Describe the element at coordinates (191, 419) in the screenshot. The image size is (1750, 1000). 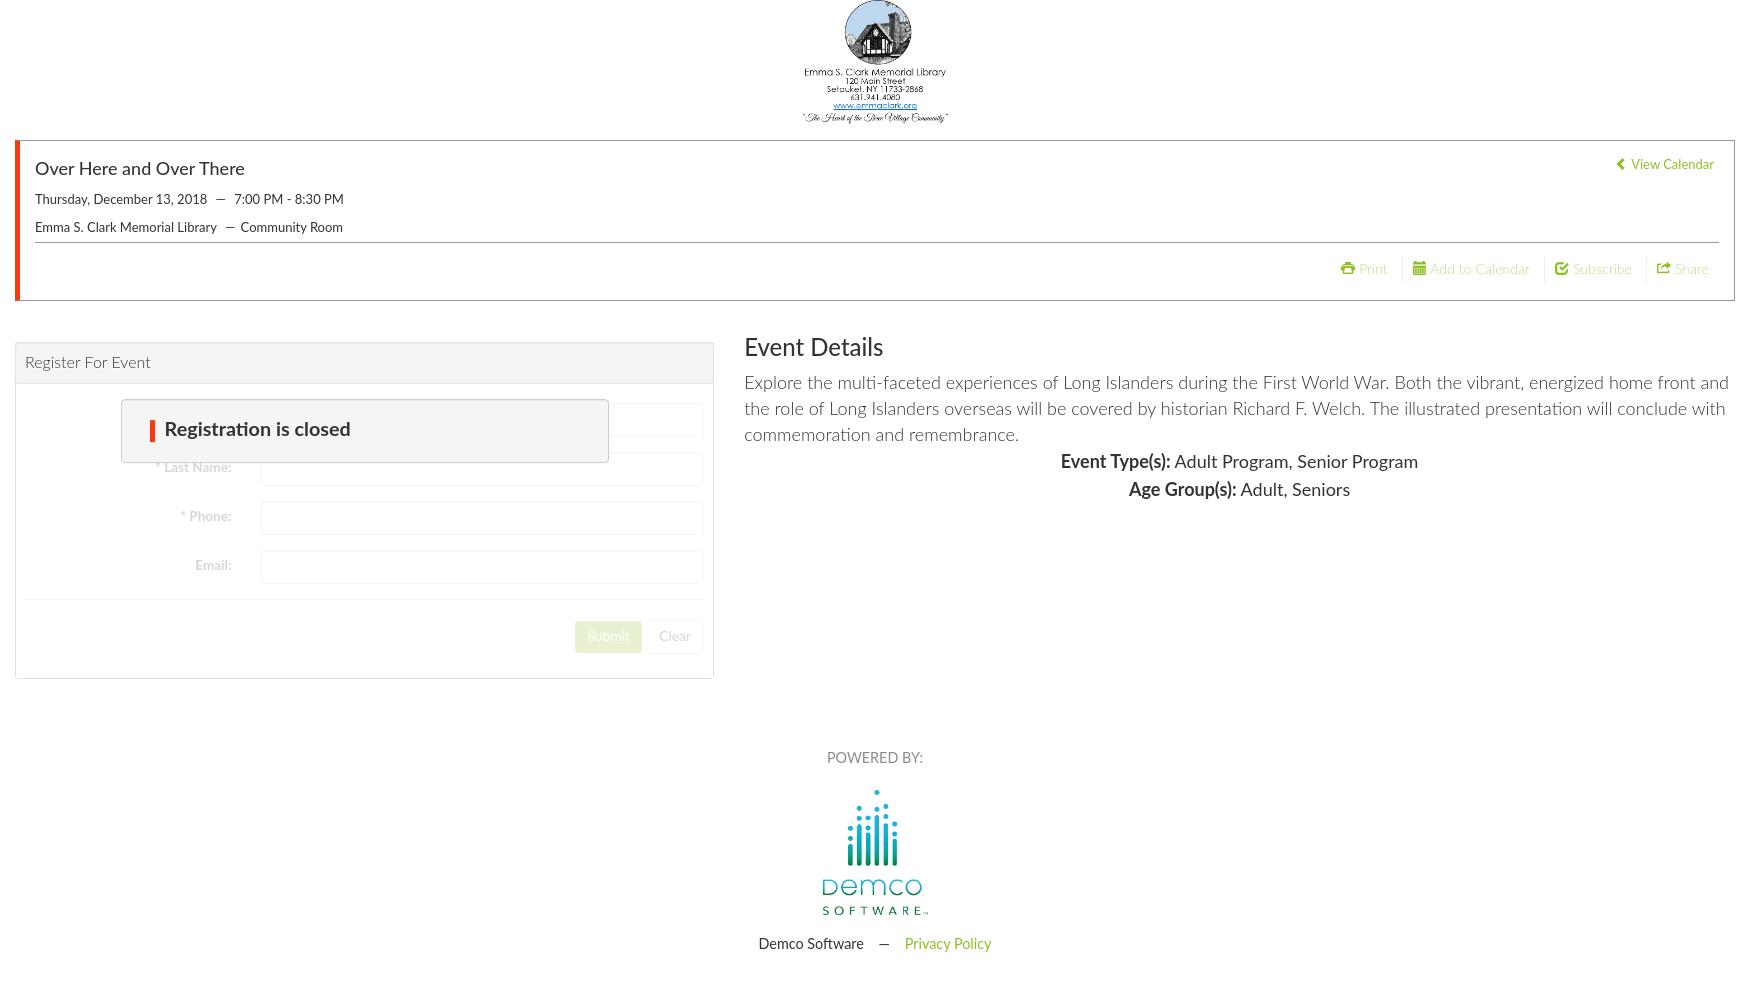
I see `'* First Name:'` at that location.